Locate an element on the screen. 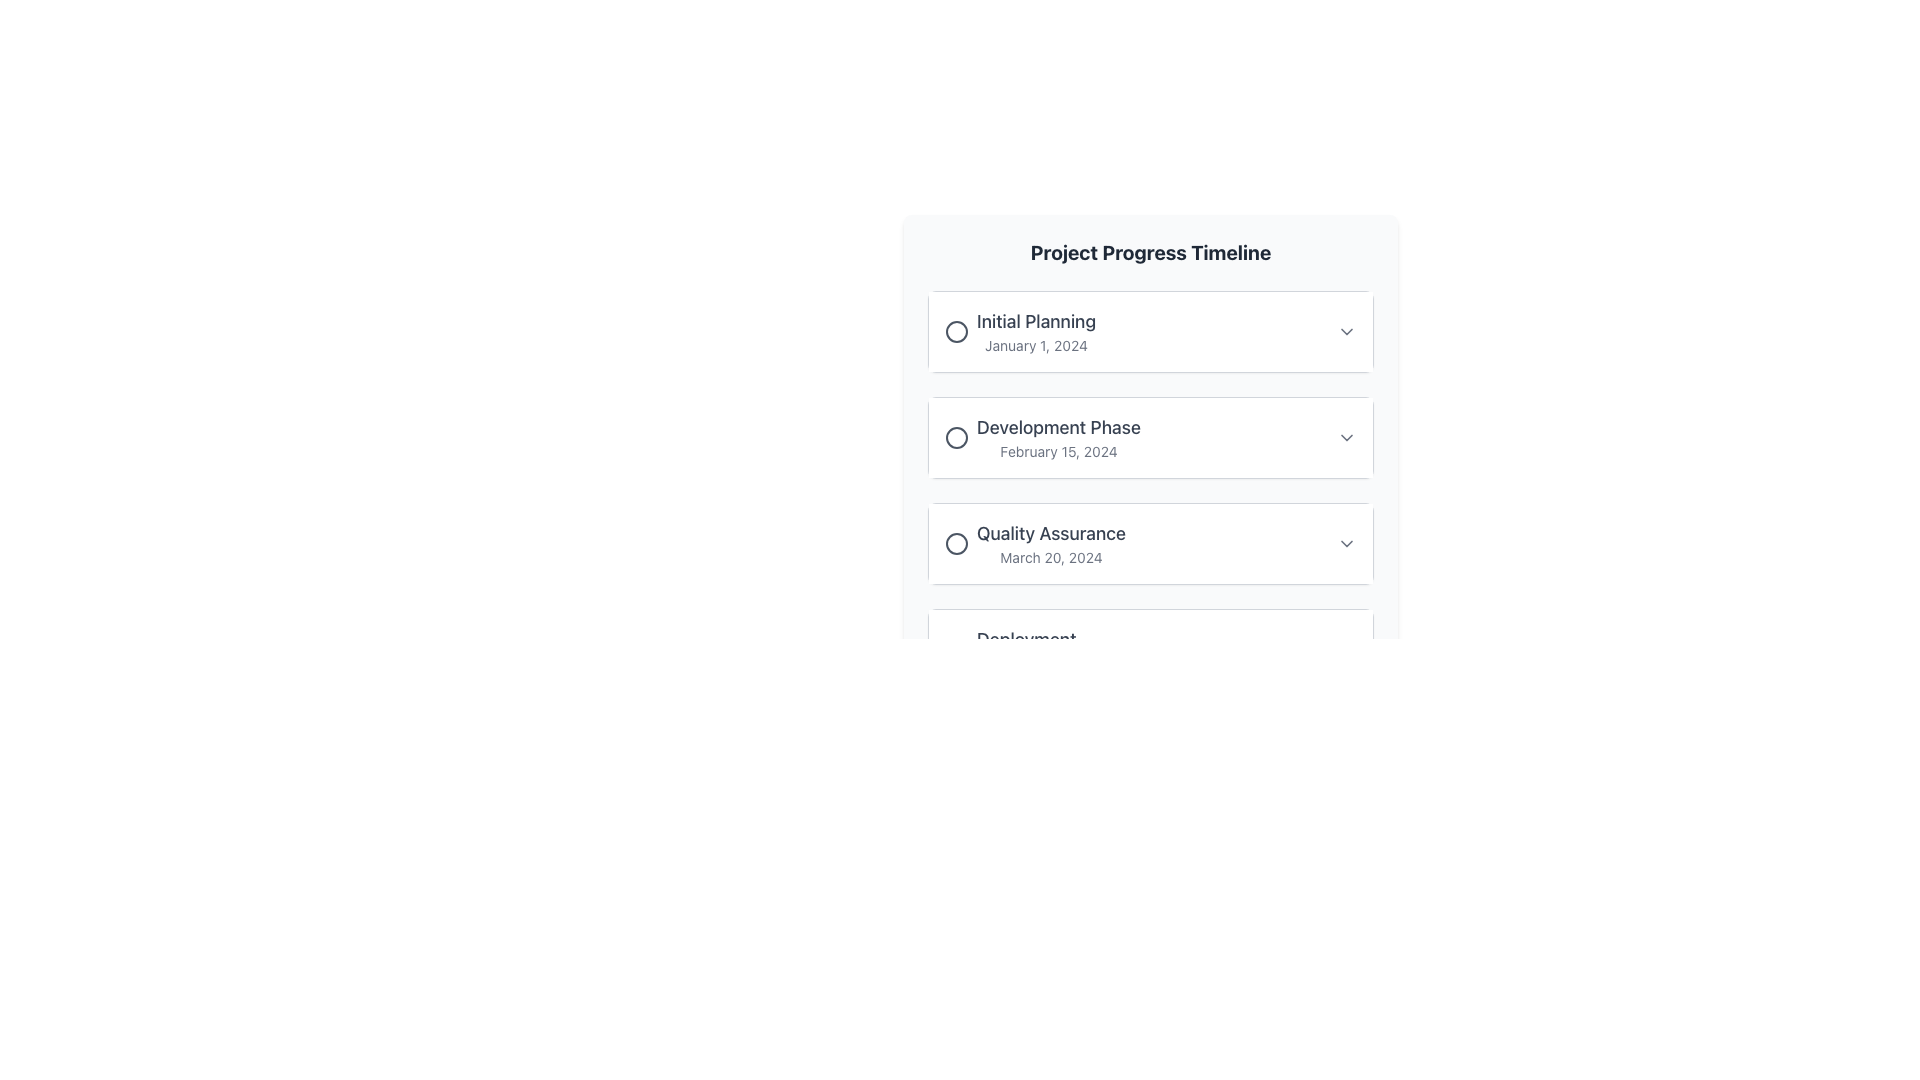  the non-interactive Circle element that serves as a status indicator for 'Development Phase', located to the left of the associated text label is located at coordinates (955, 437).